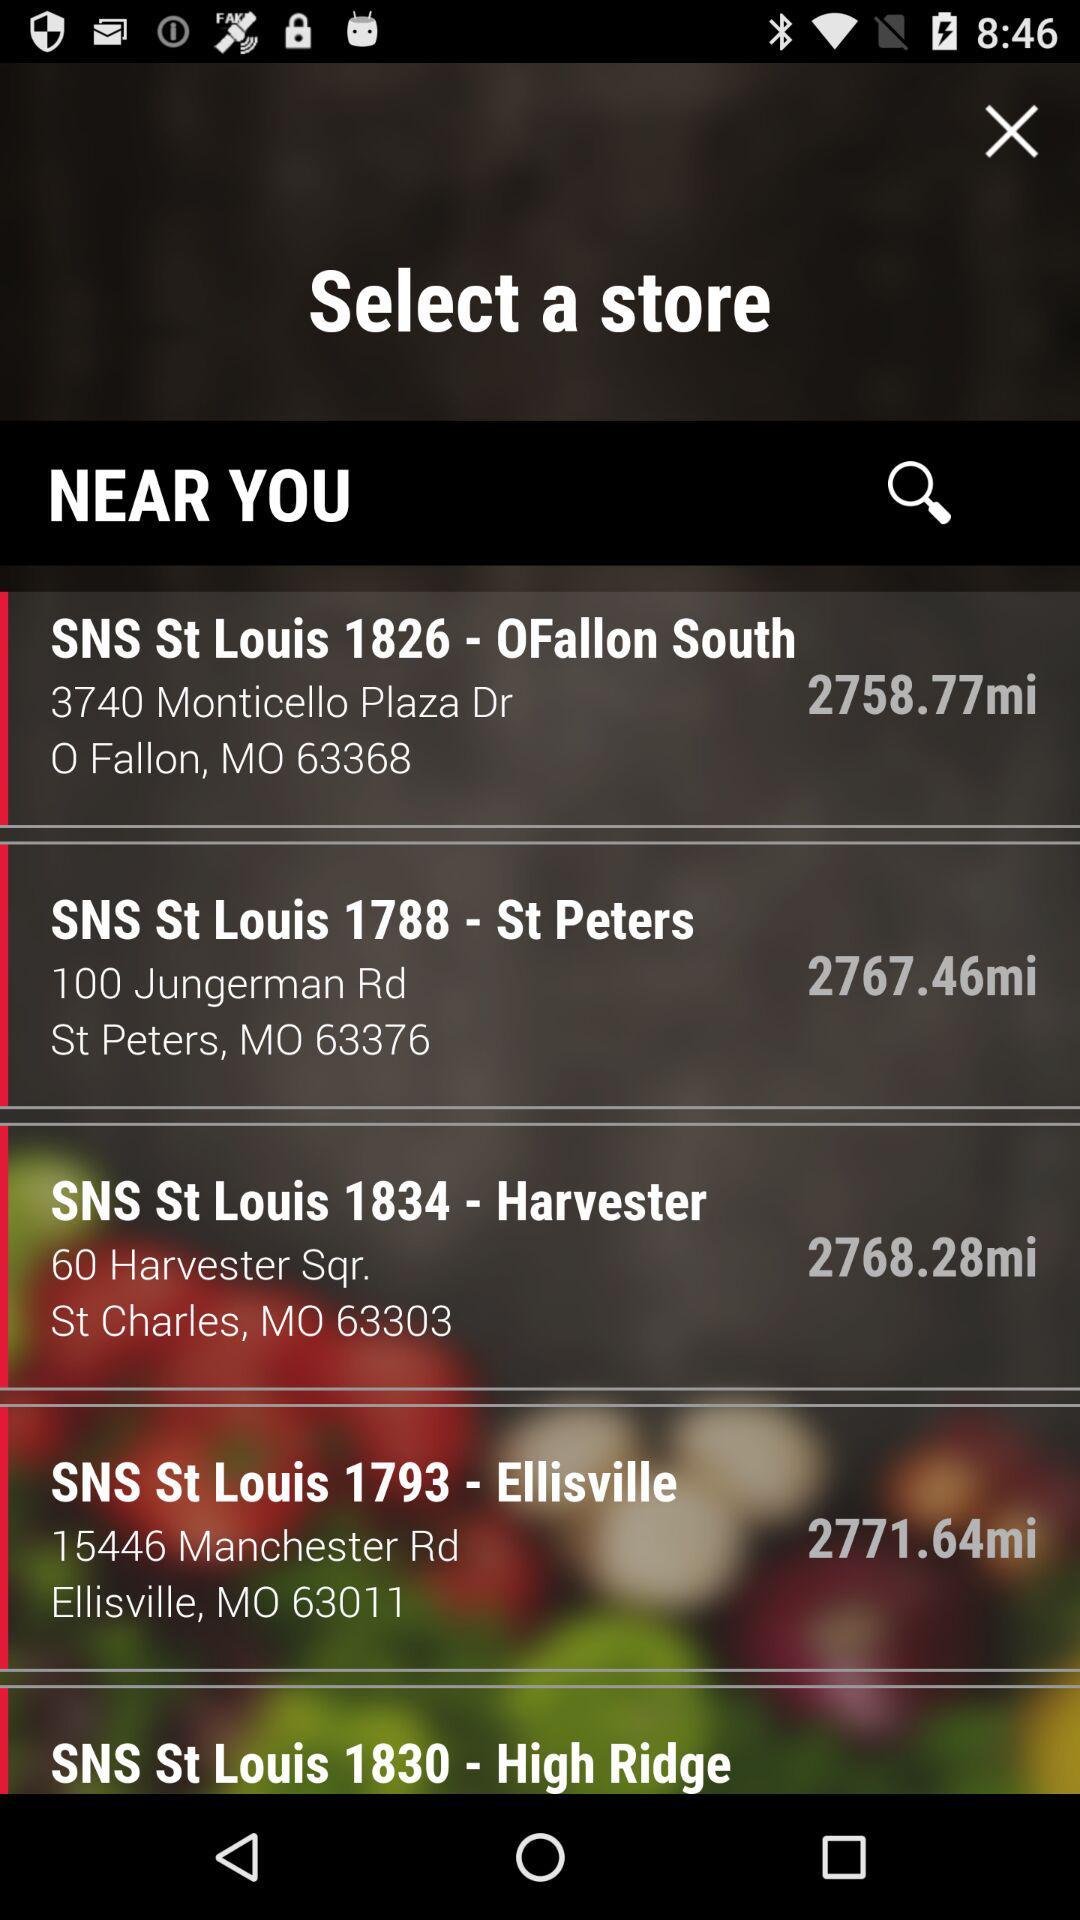 This screenshot has width=1080, height=1920. What do you see at coordinates (919, 492) in the screenshot?
I see `search page` at bounding box center [919, 492].